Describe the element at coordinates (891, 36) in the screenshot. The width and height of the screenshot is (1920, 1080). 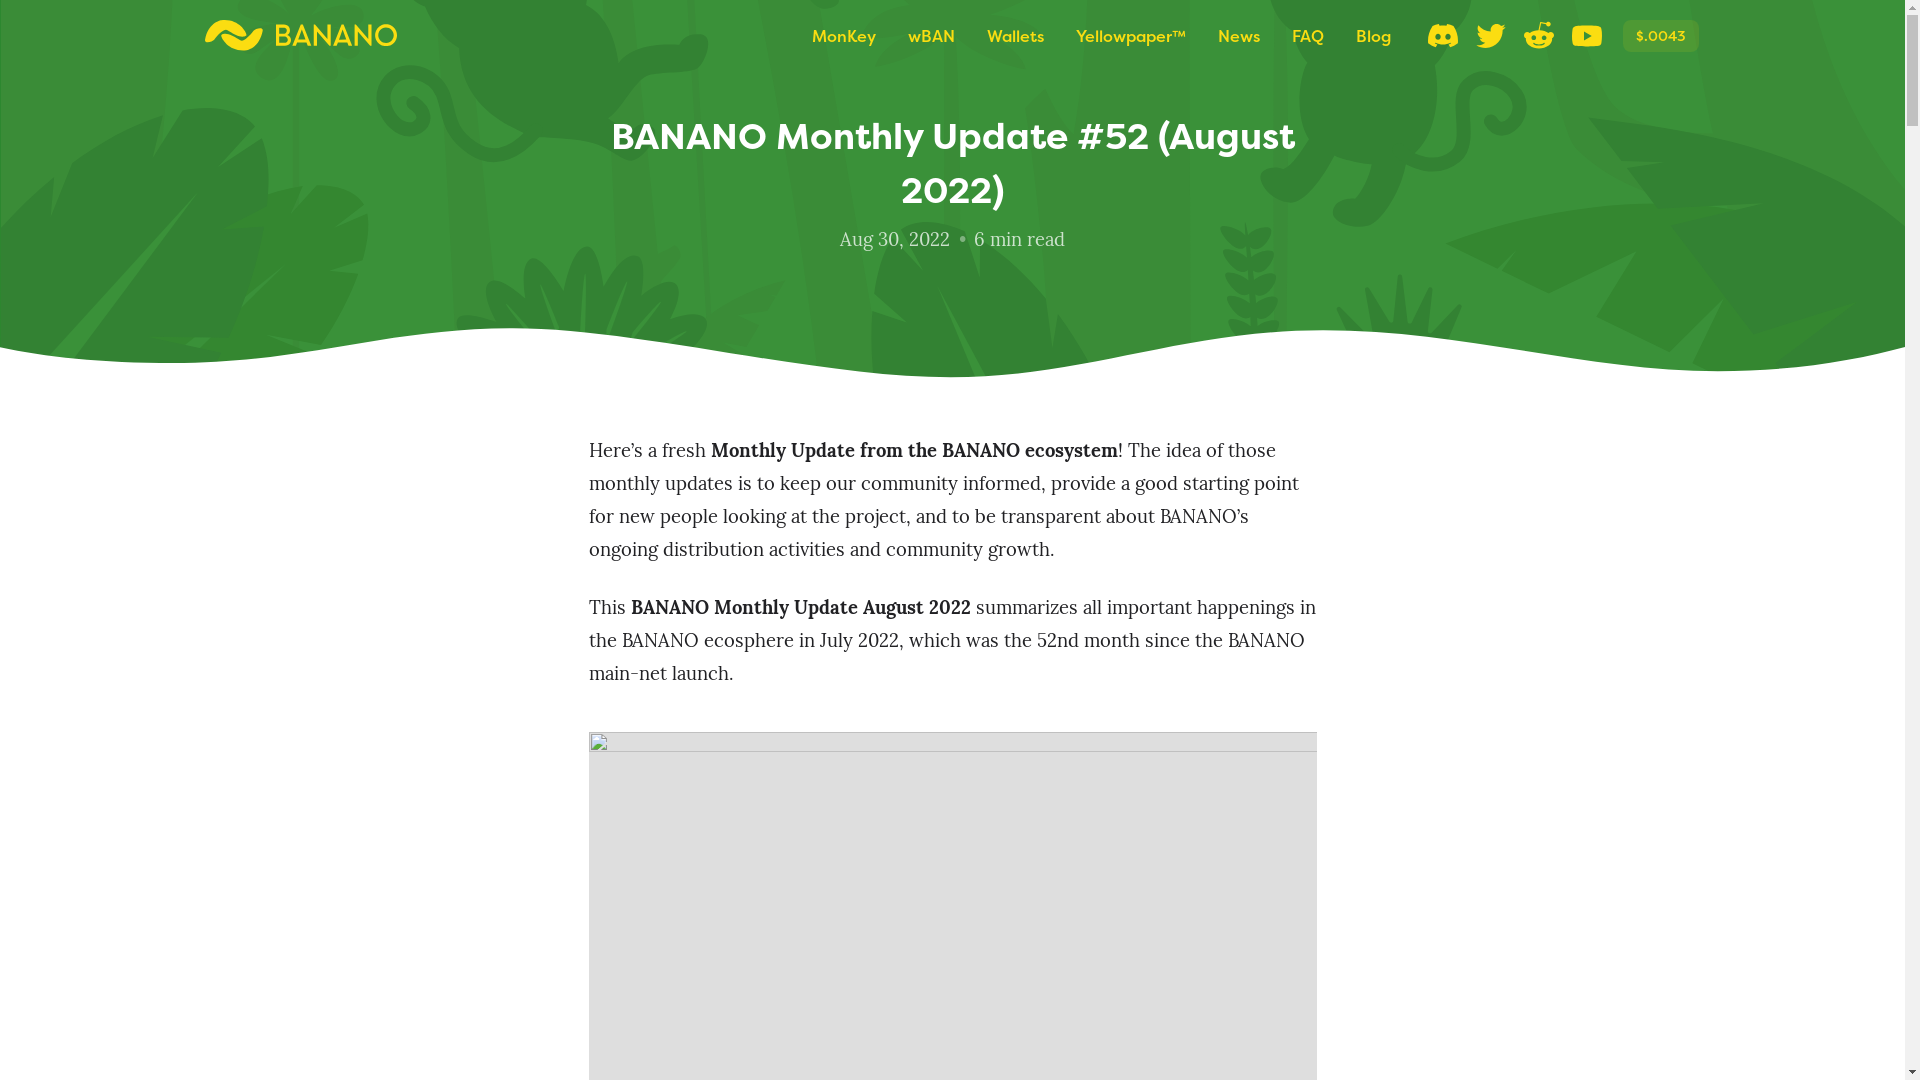
I see `'wBAN'` at that location.